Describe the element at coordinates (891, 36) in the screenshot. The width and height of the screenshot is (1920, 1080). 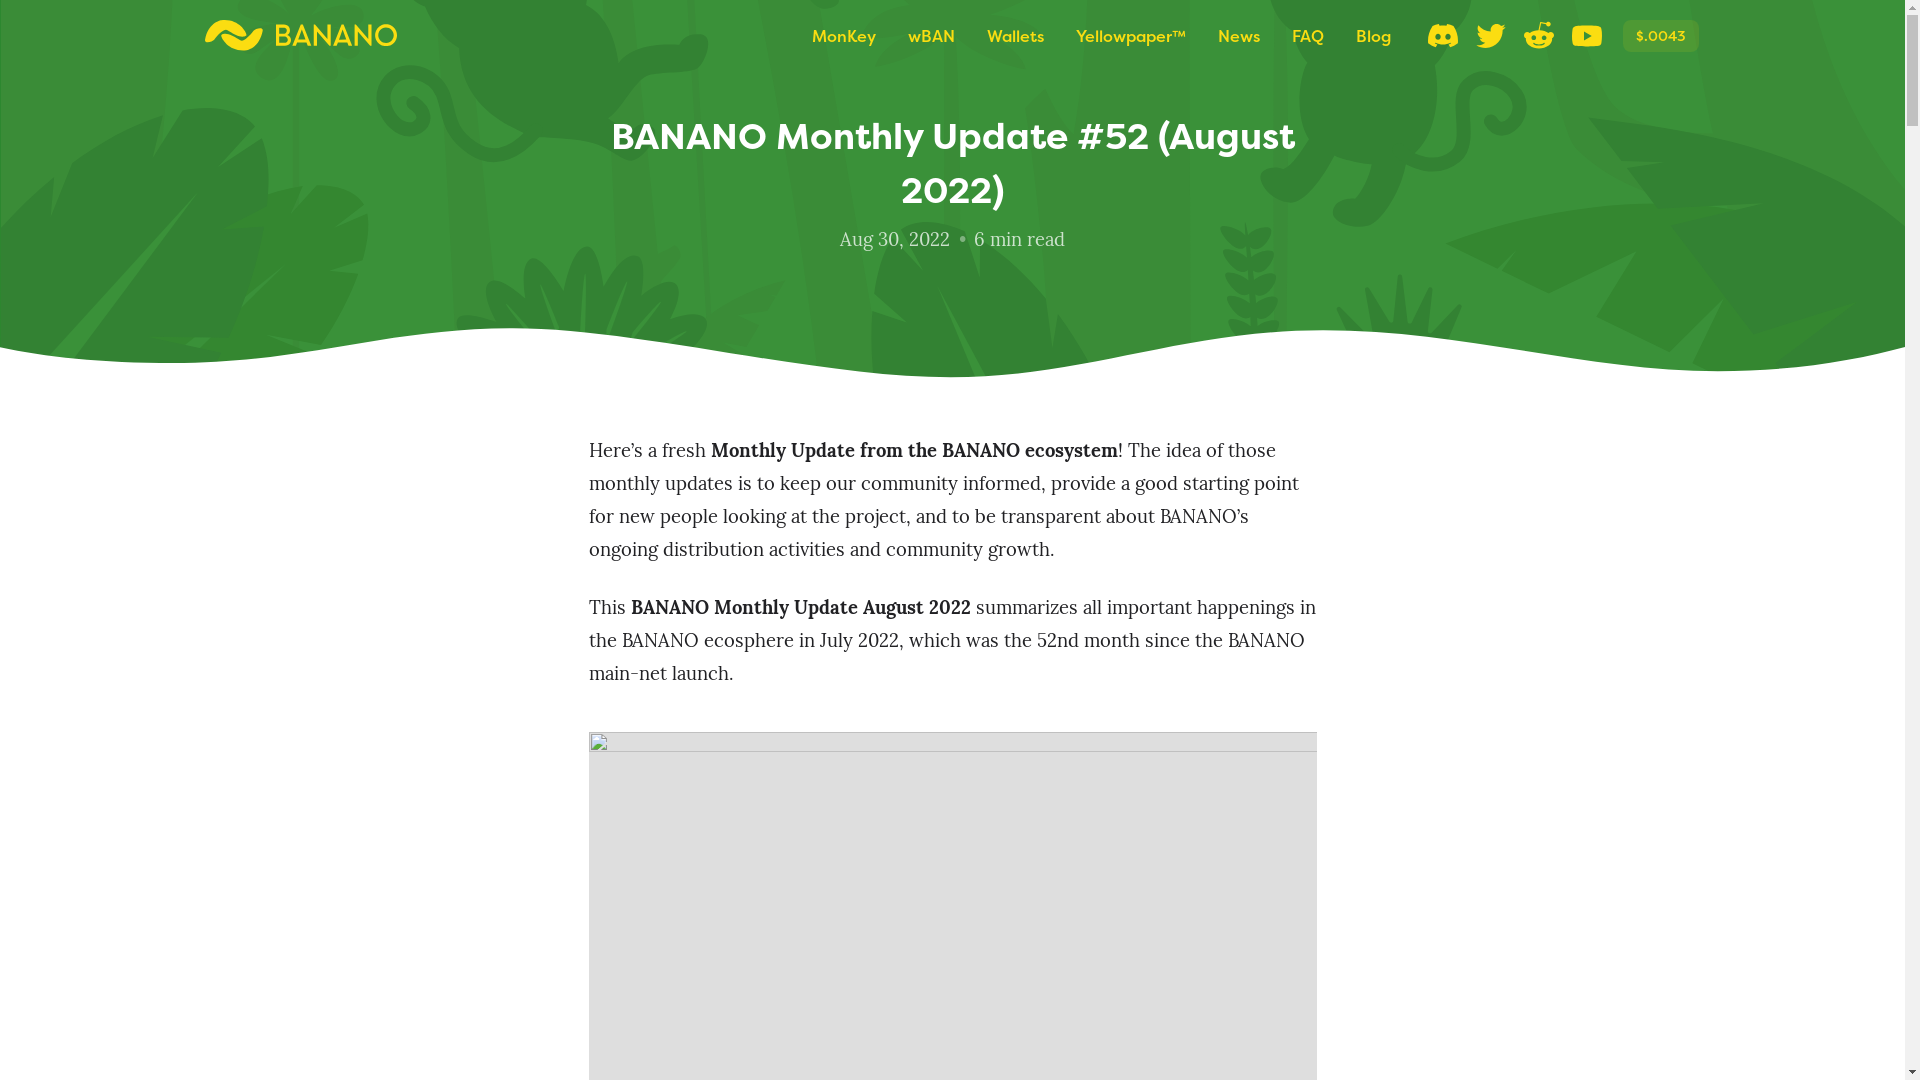
I see `'wBAN'` at that location.